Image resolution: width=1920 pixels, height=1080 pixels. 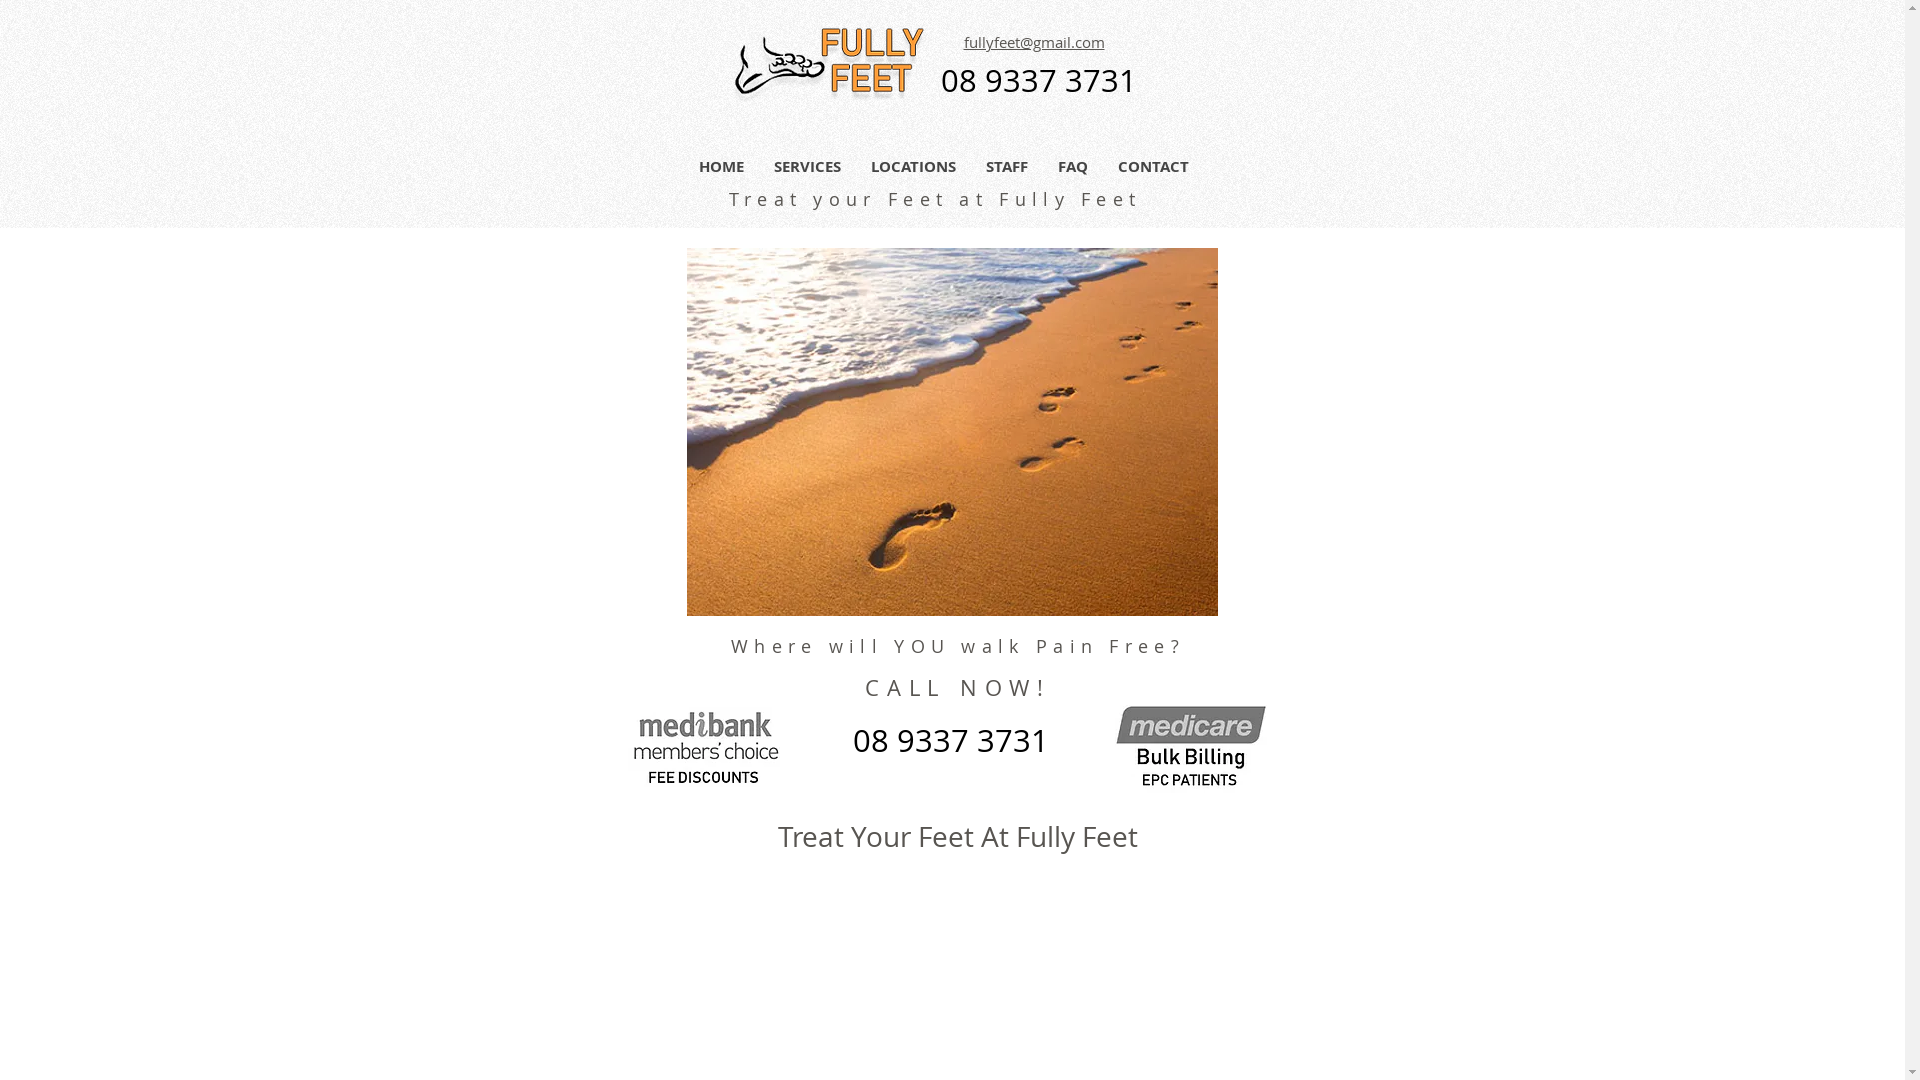 I want to click on '08 9337 3731', so click(x=1037, y=83).